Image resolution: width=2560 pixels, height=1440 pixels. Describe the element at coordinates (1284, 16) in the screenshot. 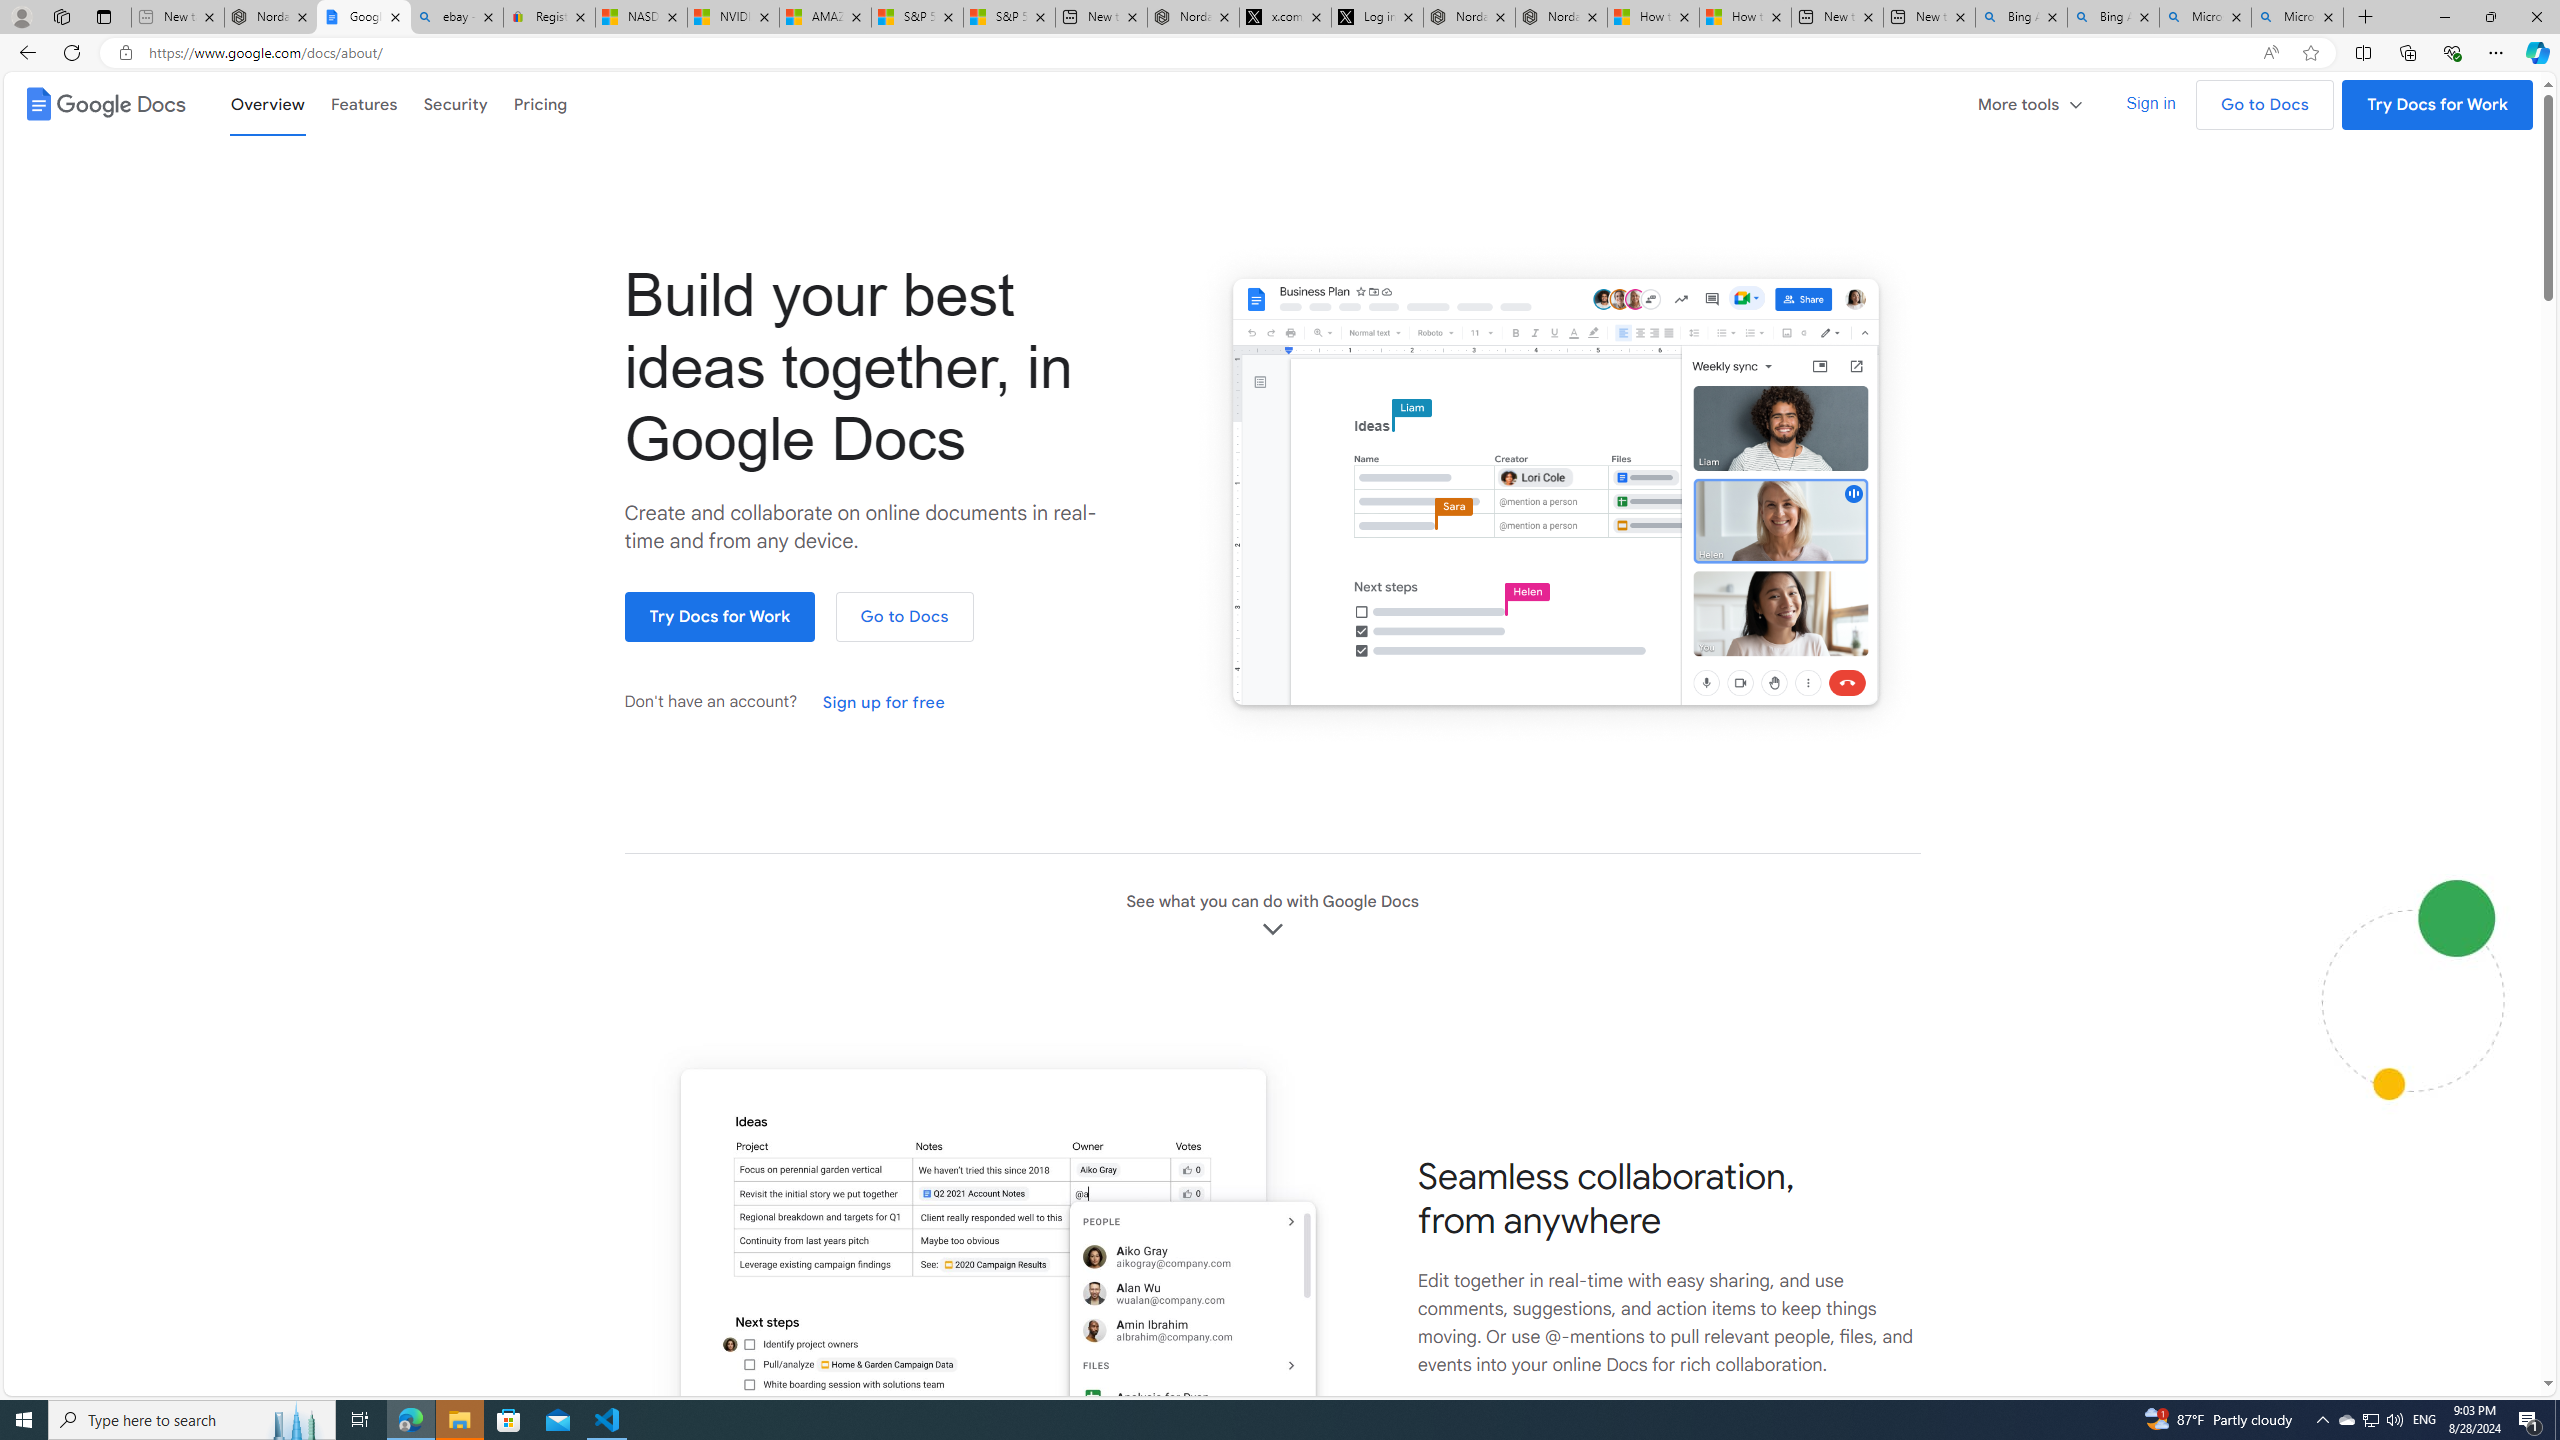

I see `'x.com/NordaceOfficial'` at that location.